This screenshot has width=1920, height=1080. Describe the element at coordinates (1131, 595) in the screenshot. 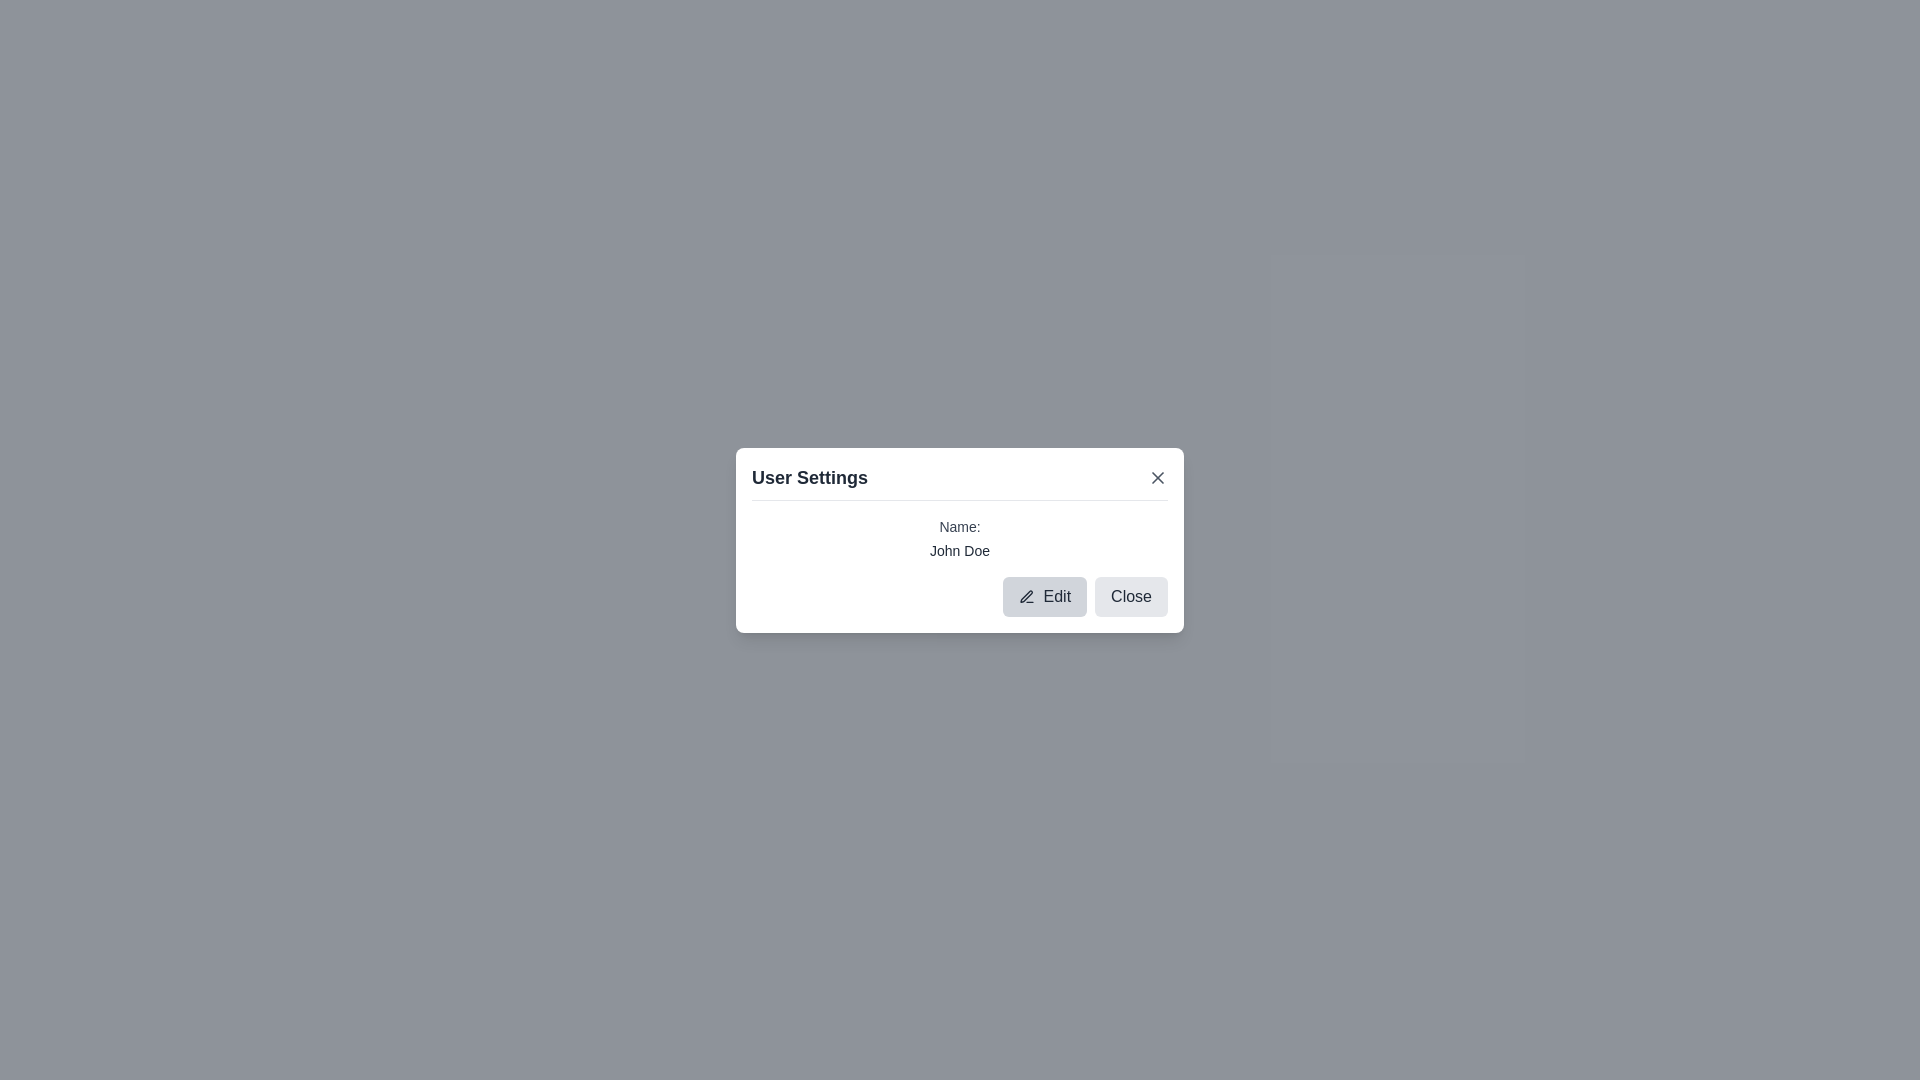

I see `the close button located in the bottom-right part of the dialog box, which is the second button in the control group next to the 'Edit' button to observe the hover effect` at that location.